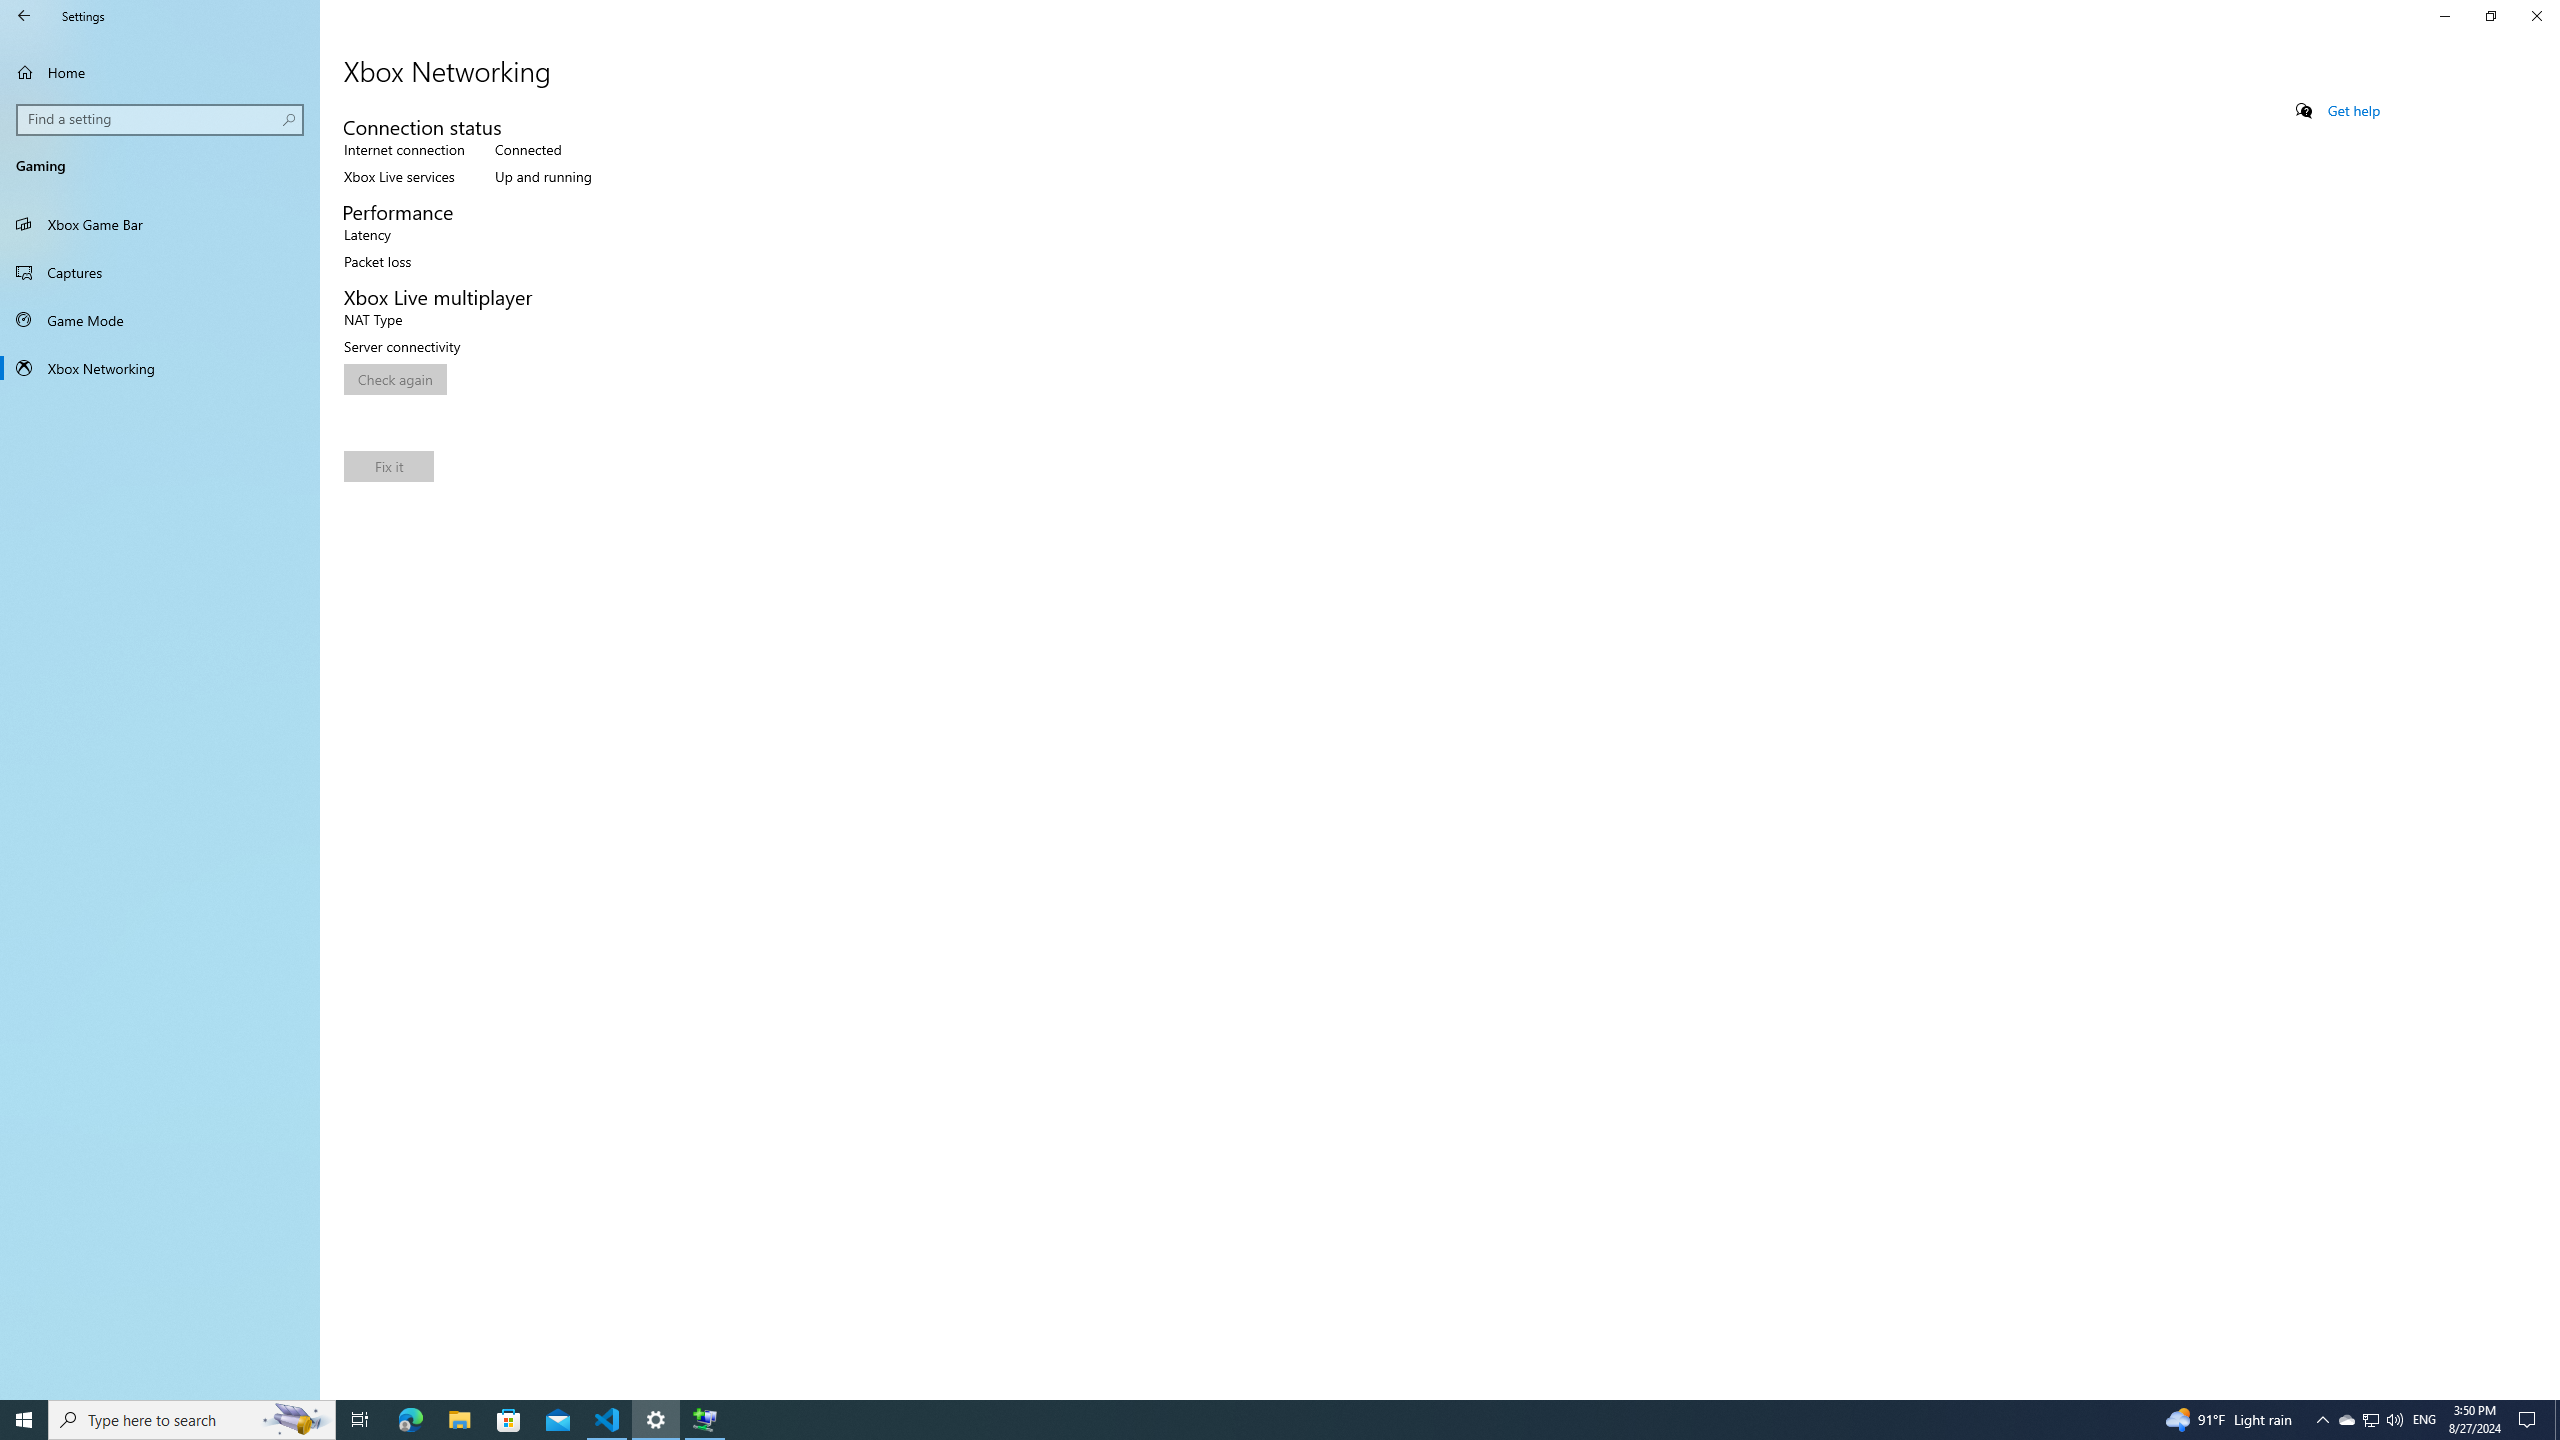 The width and height of the screenshot is (2560, 1440). I want to click on 'Minimize Settings', so click(2443, 15).